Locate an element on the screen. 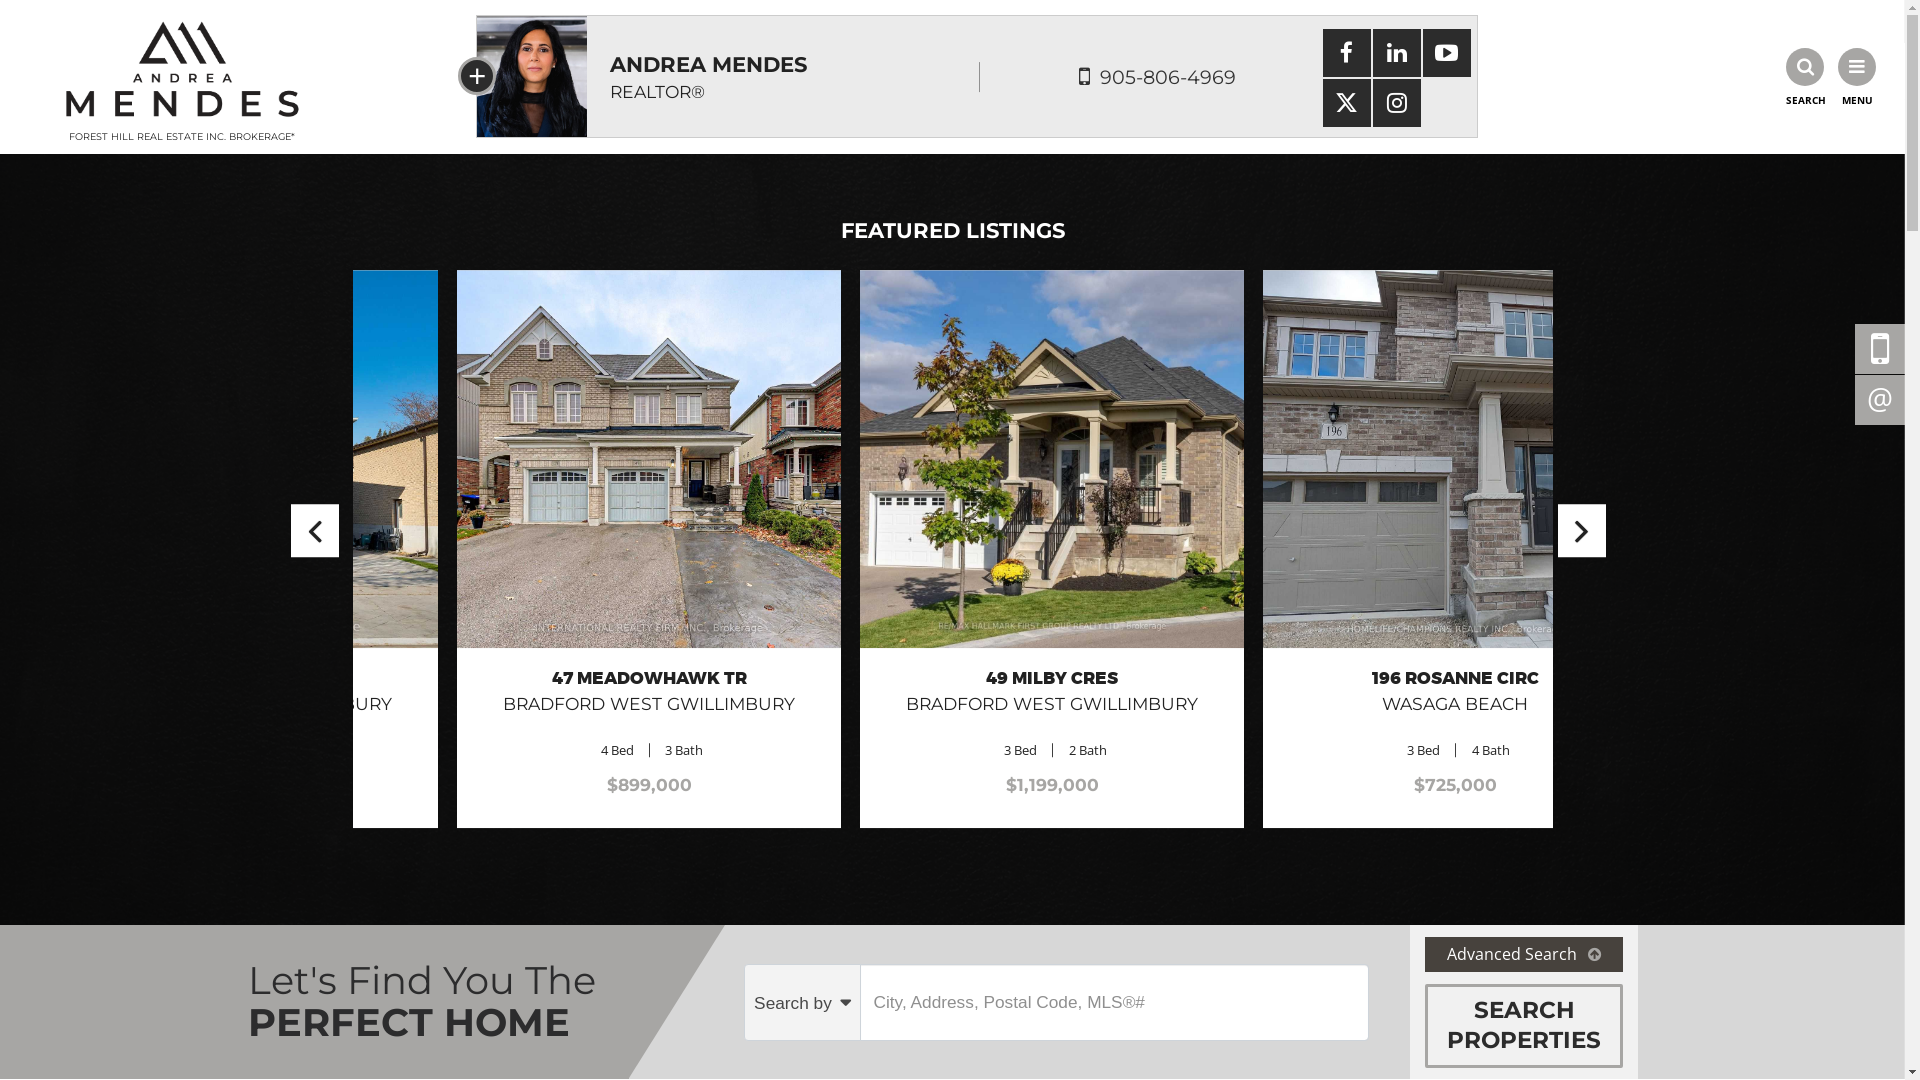 Image resolution: width=1920 pixels, height=1080 pixels. 'SEARCH PROPERTIES' is located at coordinates (1522, 1026).